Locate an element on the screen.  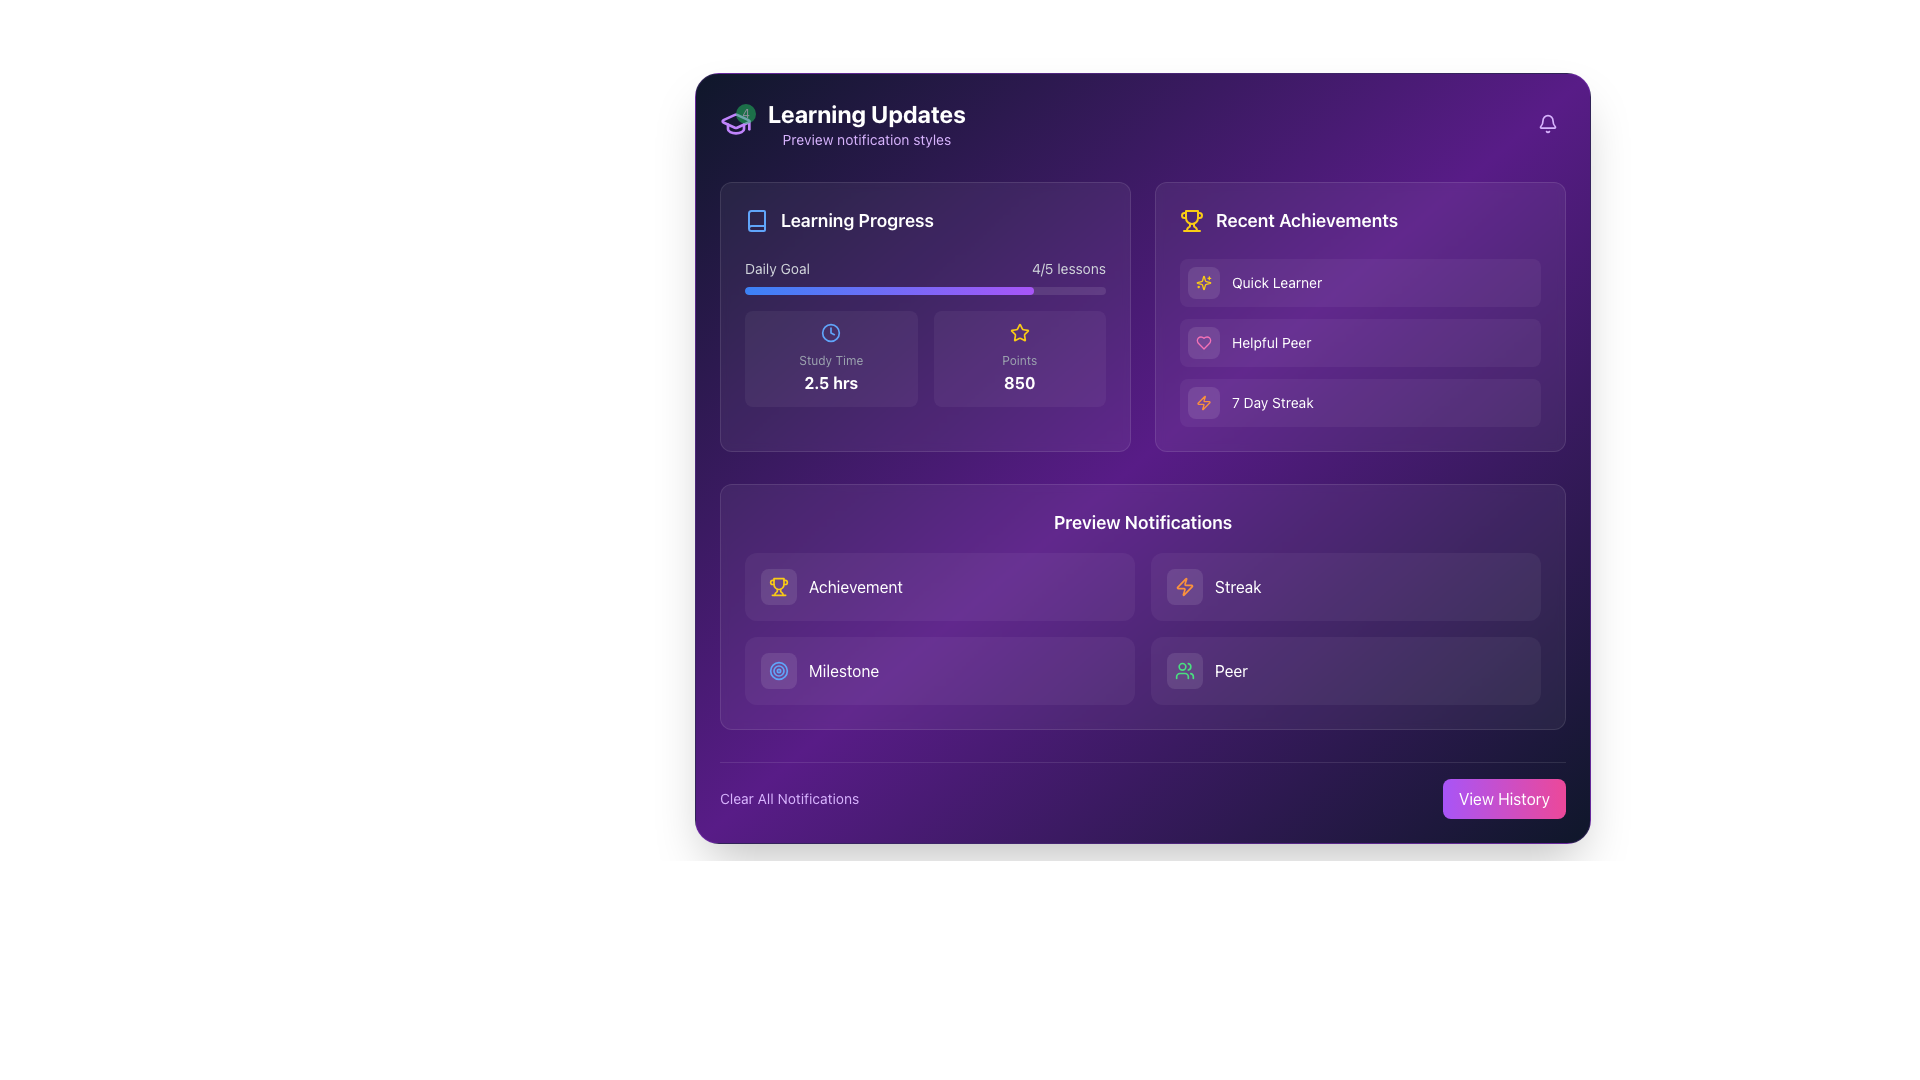
text label that says 'Recent Achievements', which is styled in large, bold white font against a purple background and located next to a trophy icon in the top-right area of the interface is located at coordinates (1307, 220).